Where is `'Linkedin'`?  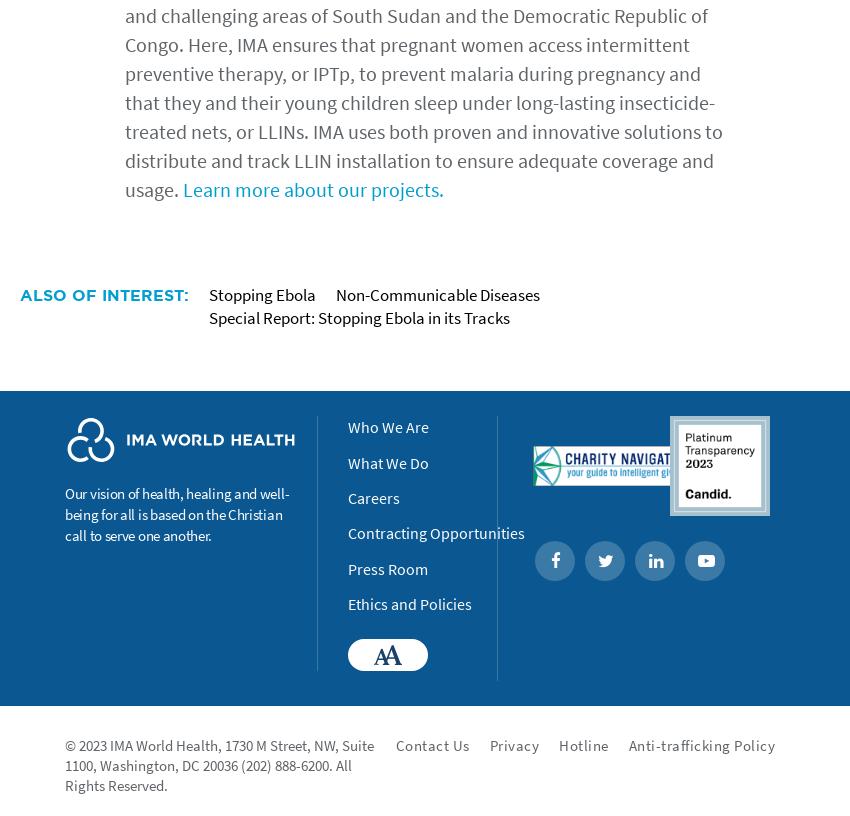
'Linkedin' is located at coordinates (701, 561).